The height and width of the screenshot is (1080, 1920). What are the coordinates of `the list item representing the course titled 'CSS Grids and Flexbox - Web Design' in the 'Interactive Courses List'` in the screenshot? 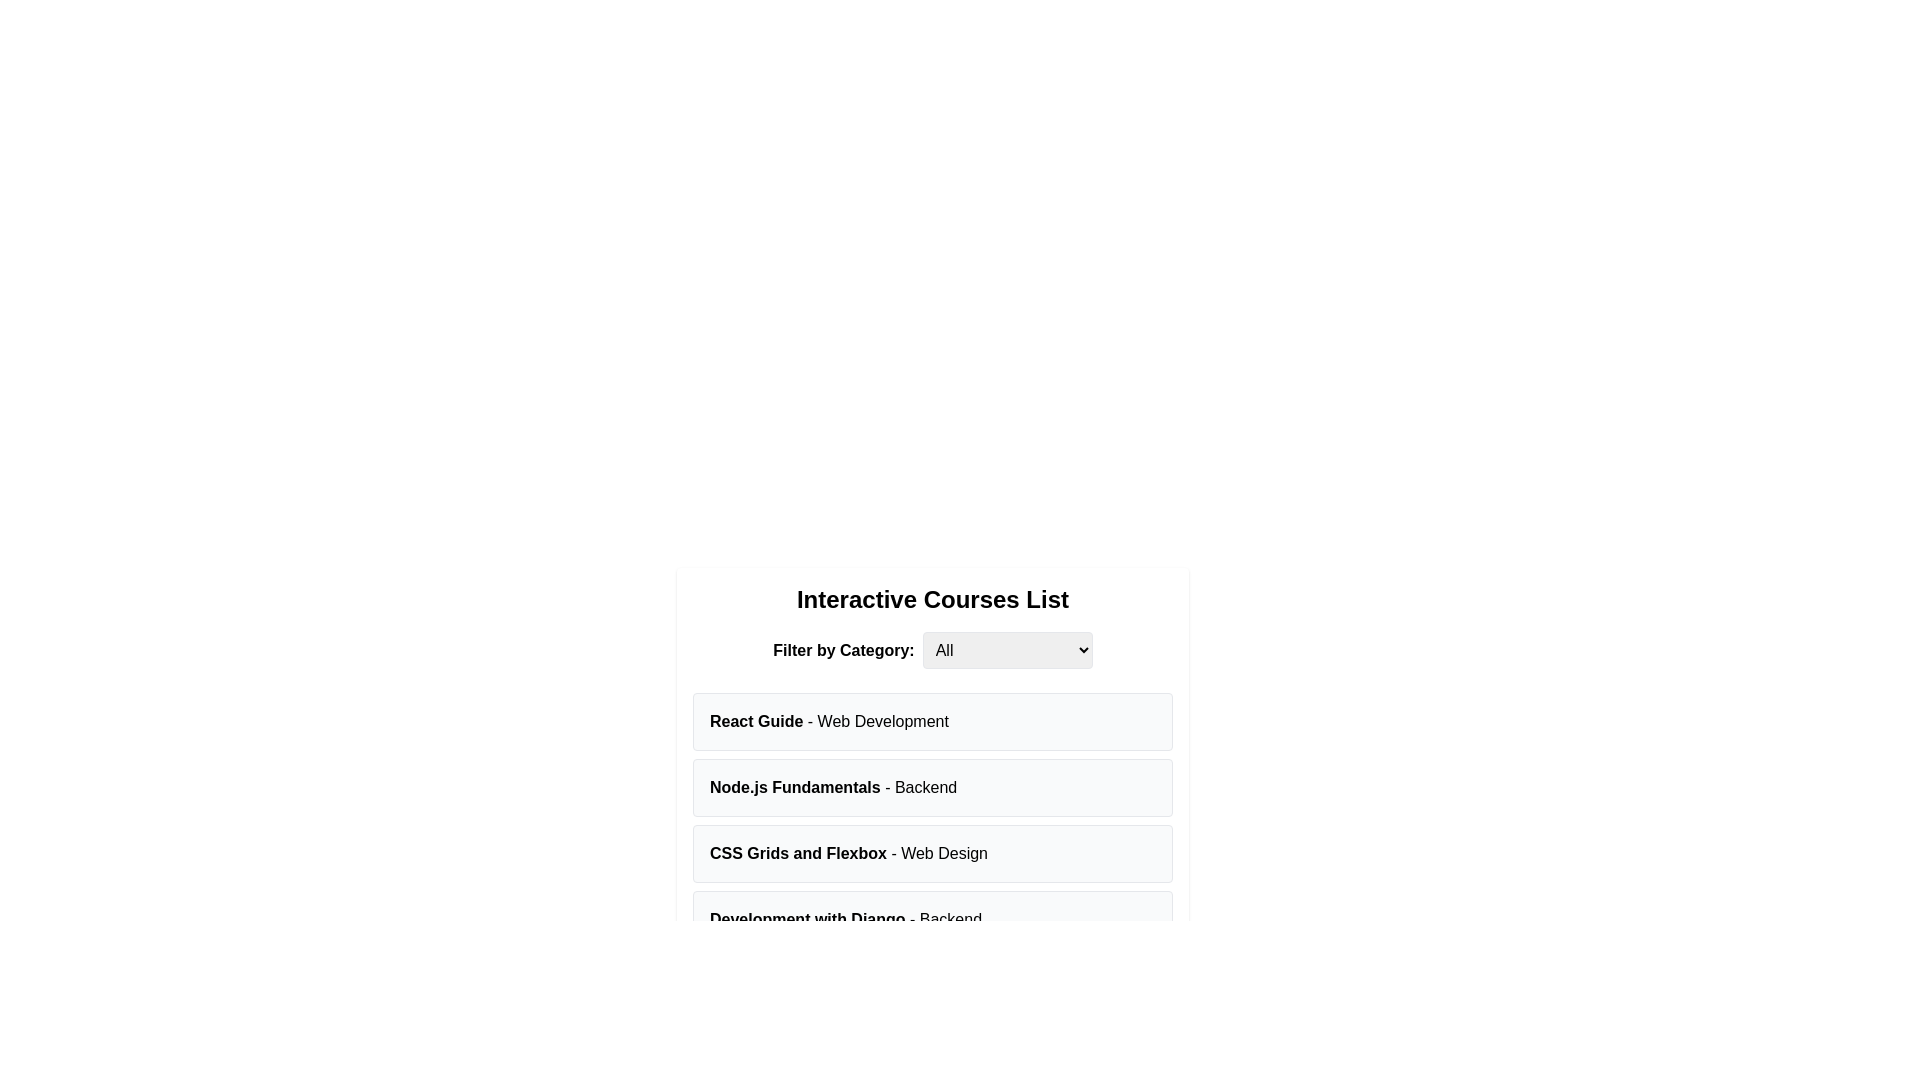 It's located at (931, 853).